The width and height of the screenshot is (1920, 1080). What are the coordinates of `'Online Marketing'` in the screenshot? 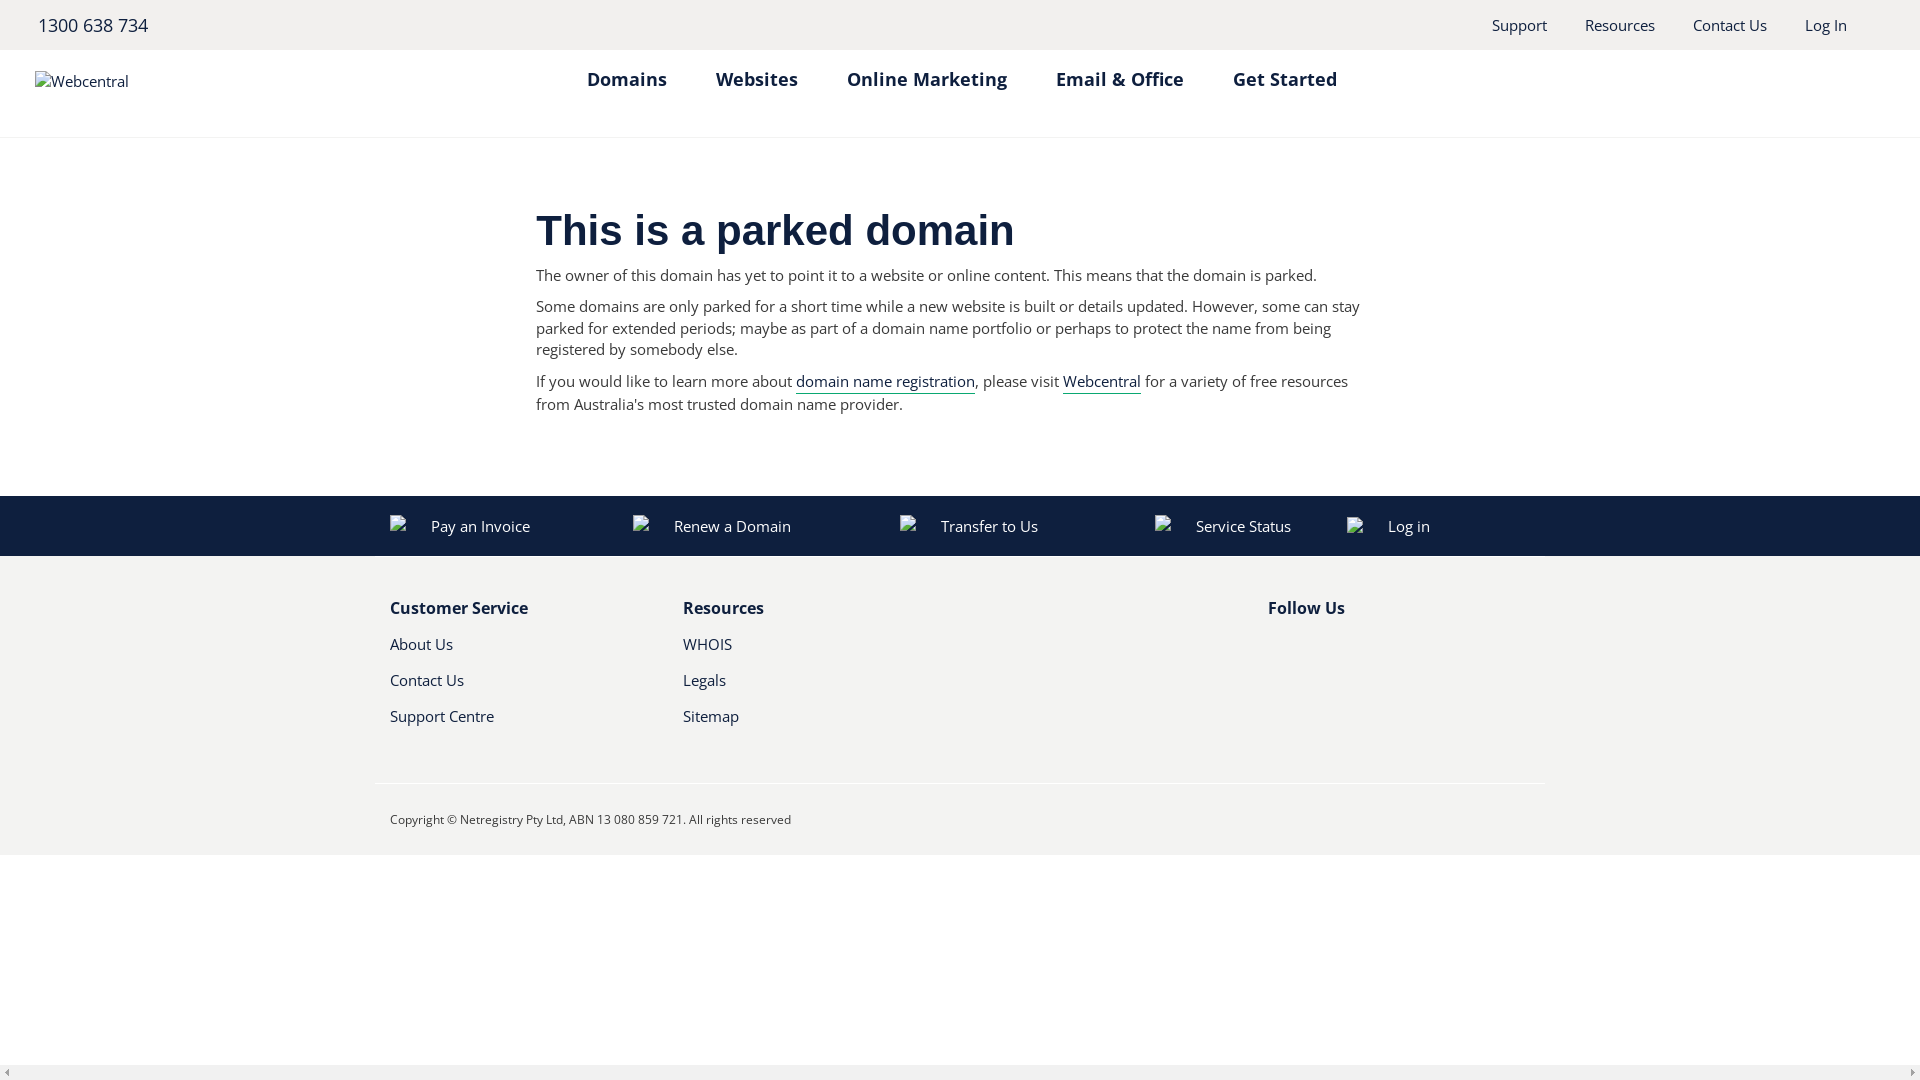 It's located at (845, 68).